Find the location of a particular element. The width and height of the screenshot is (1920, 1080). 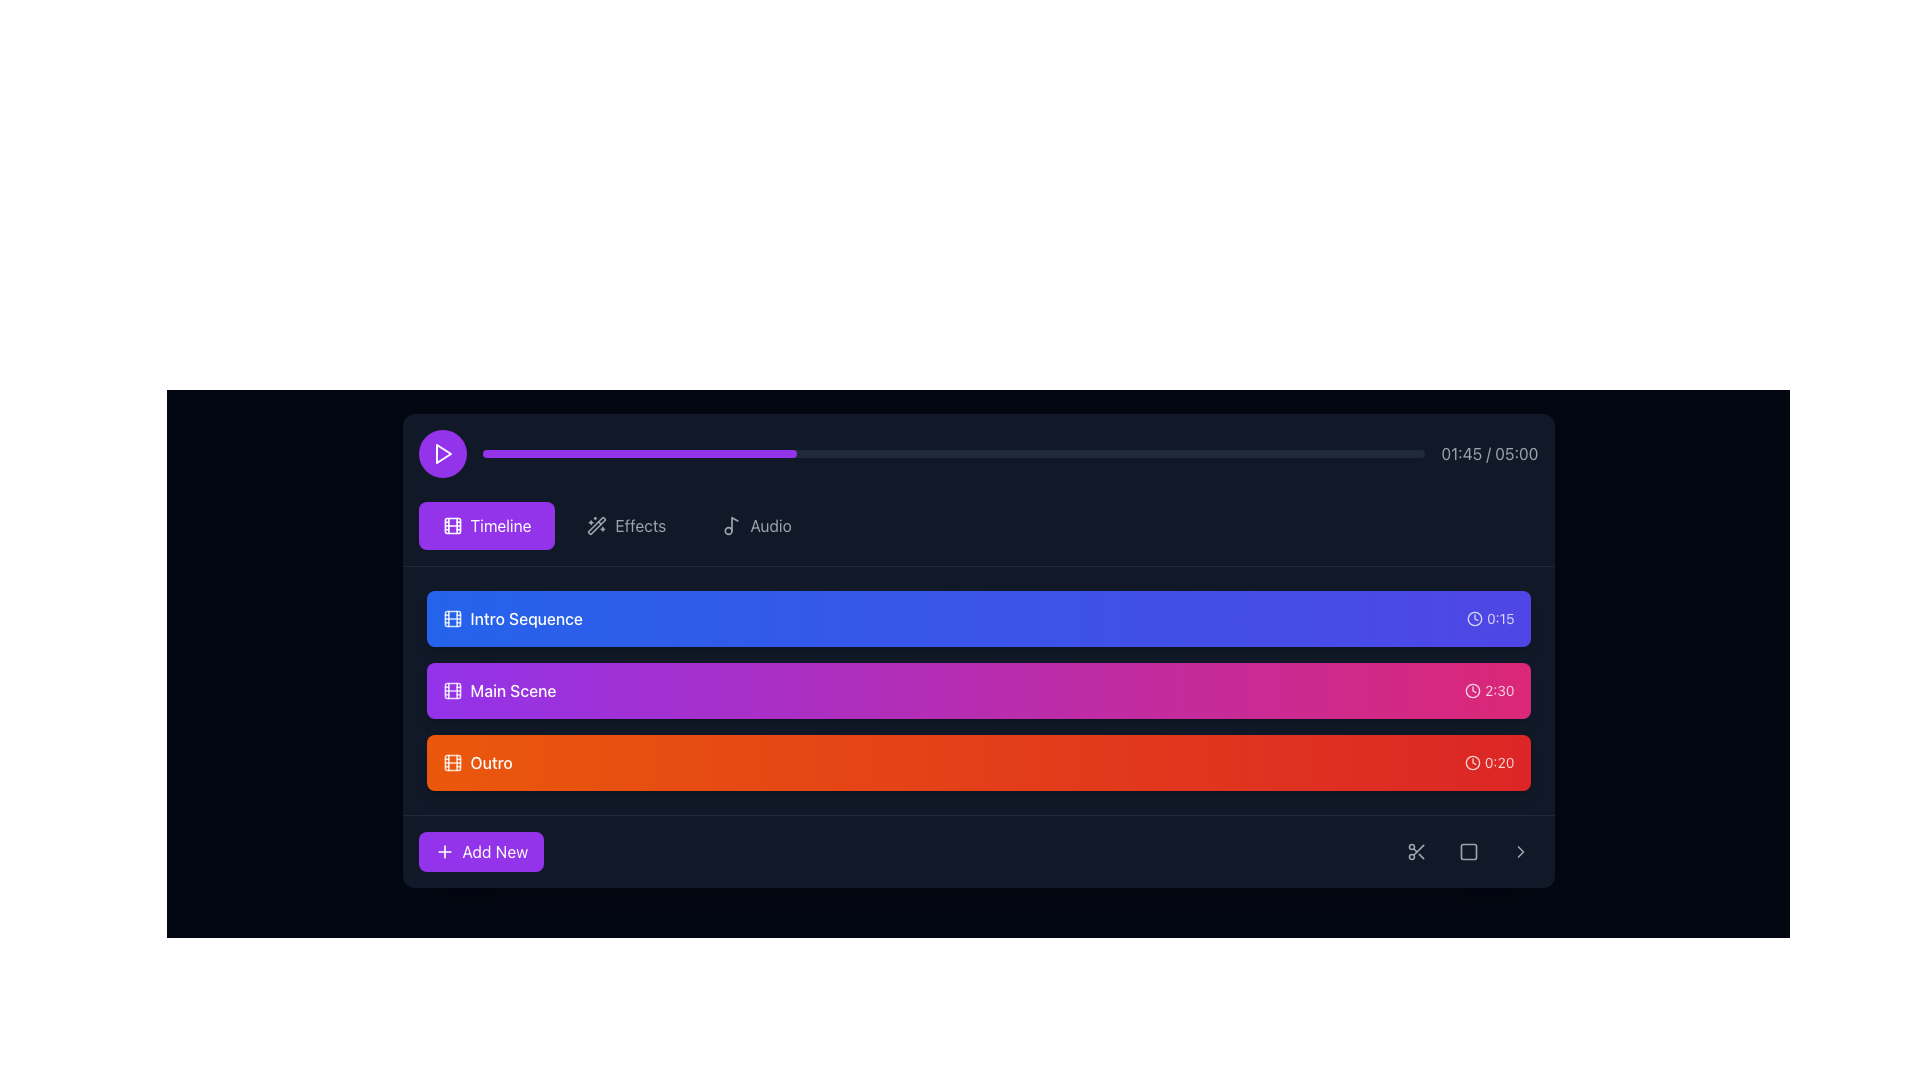

the 'Timeline' tab button located on the leftmost side of the navigation bar is located at coordinates (486, 524).